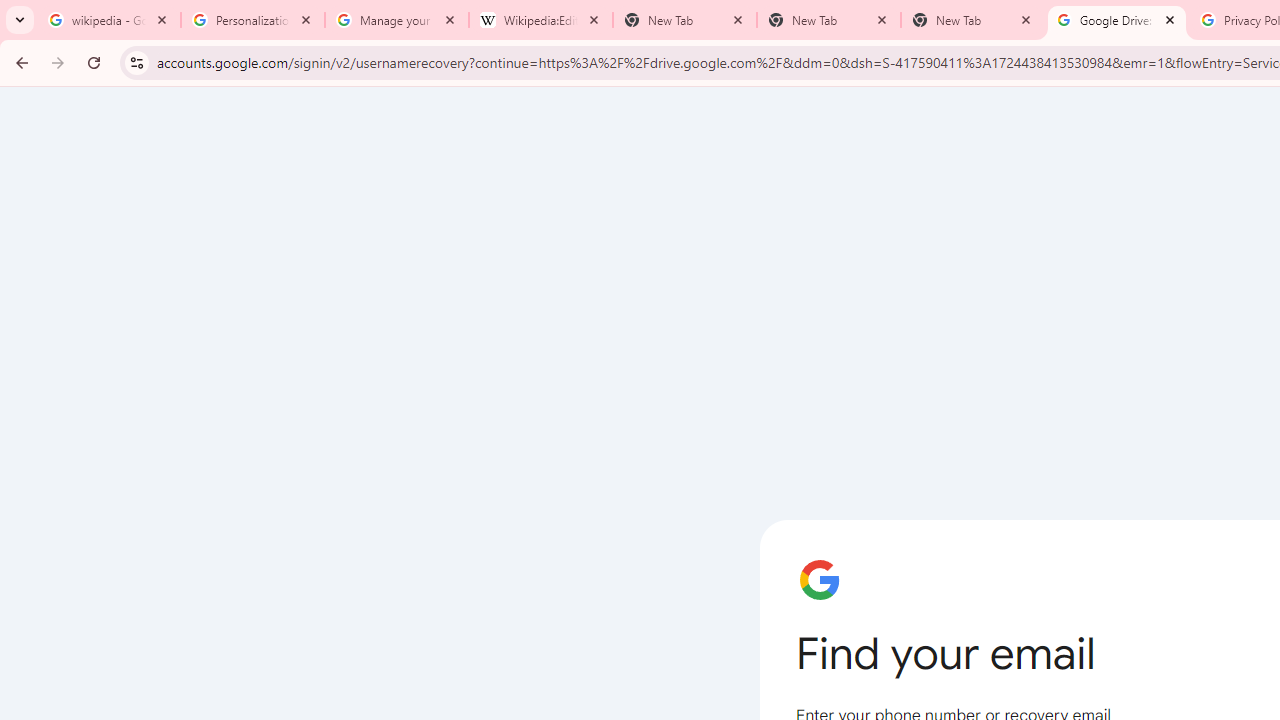  Describe the element at coordinates (972, 20) in the screenshot. I see `'New Tab'` at that location.